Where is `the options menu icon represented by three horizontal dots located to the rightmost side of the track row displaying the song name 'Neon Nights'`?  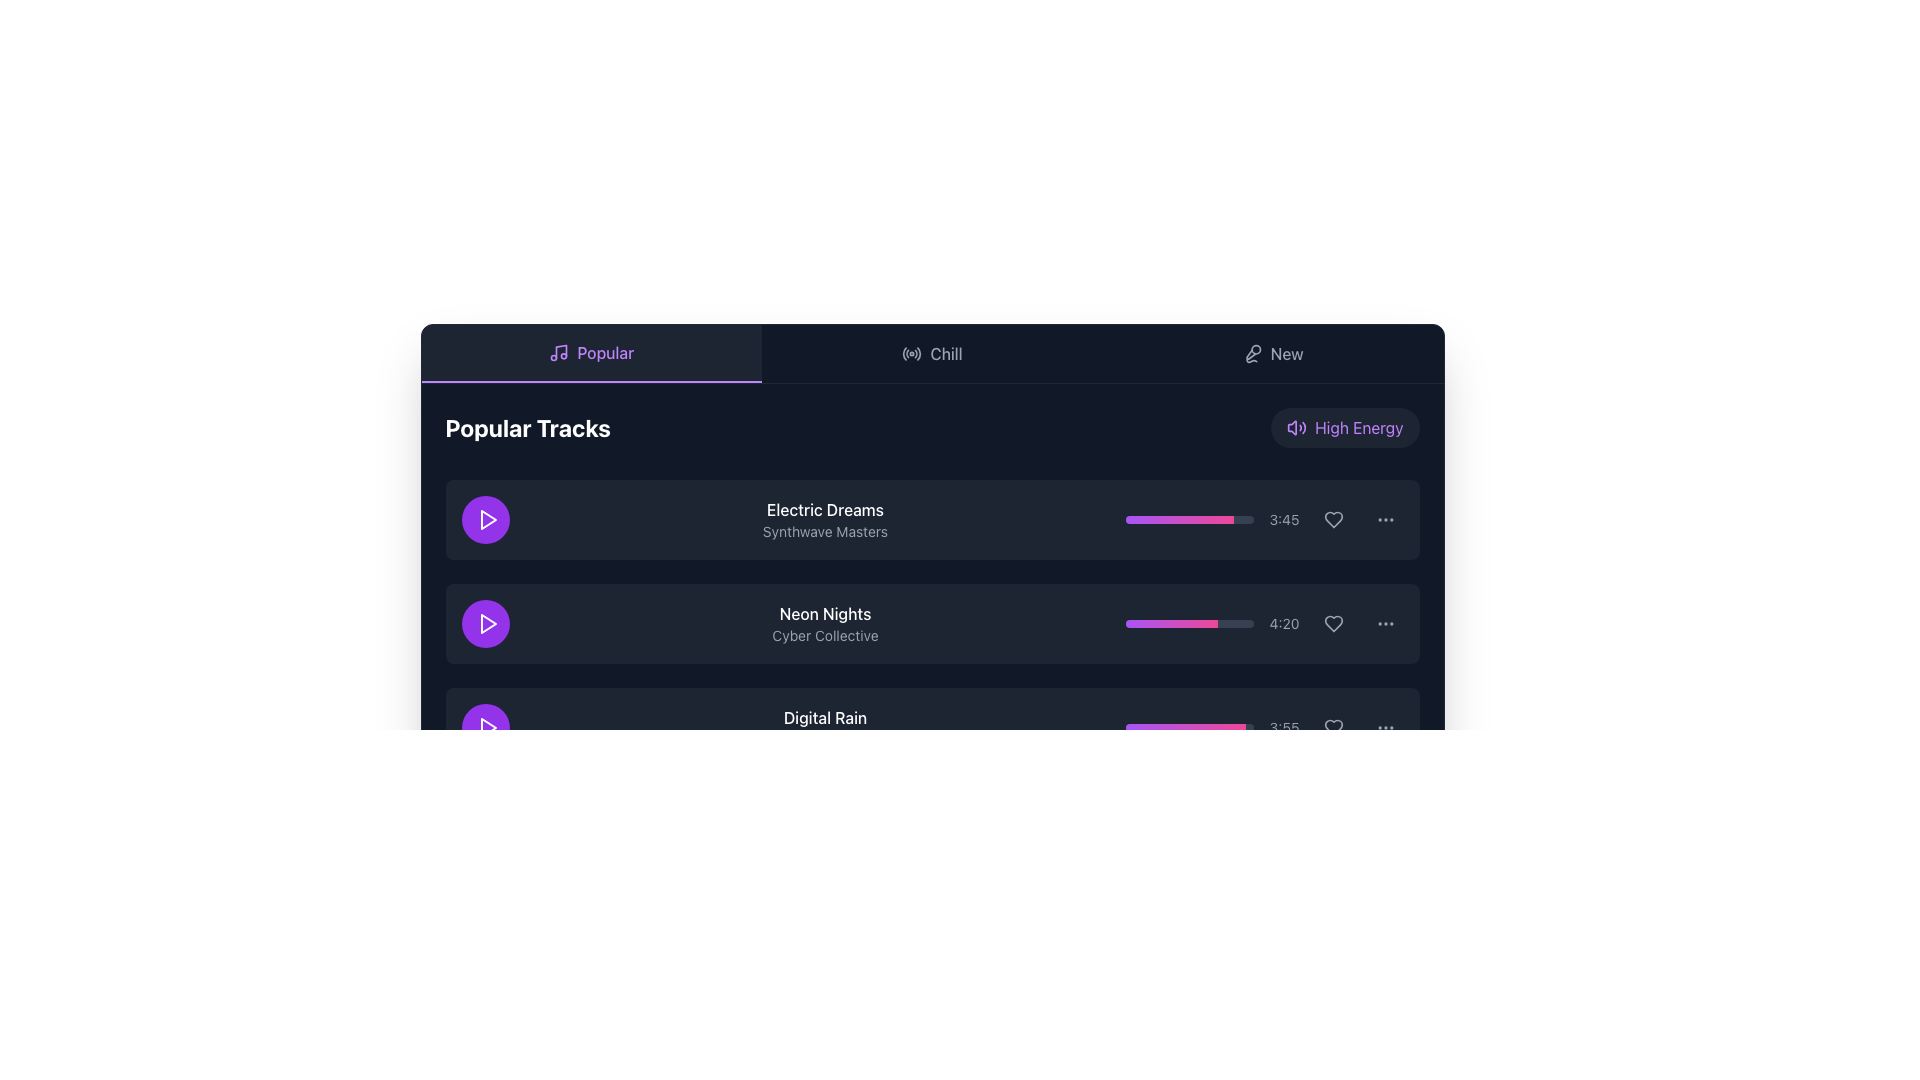 the options menu icon represented by three horizontal dots located to the rightmost side of the track row displaying the song name 'Neon Nights' is located at coordinates (1384, 519).